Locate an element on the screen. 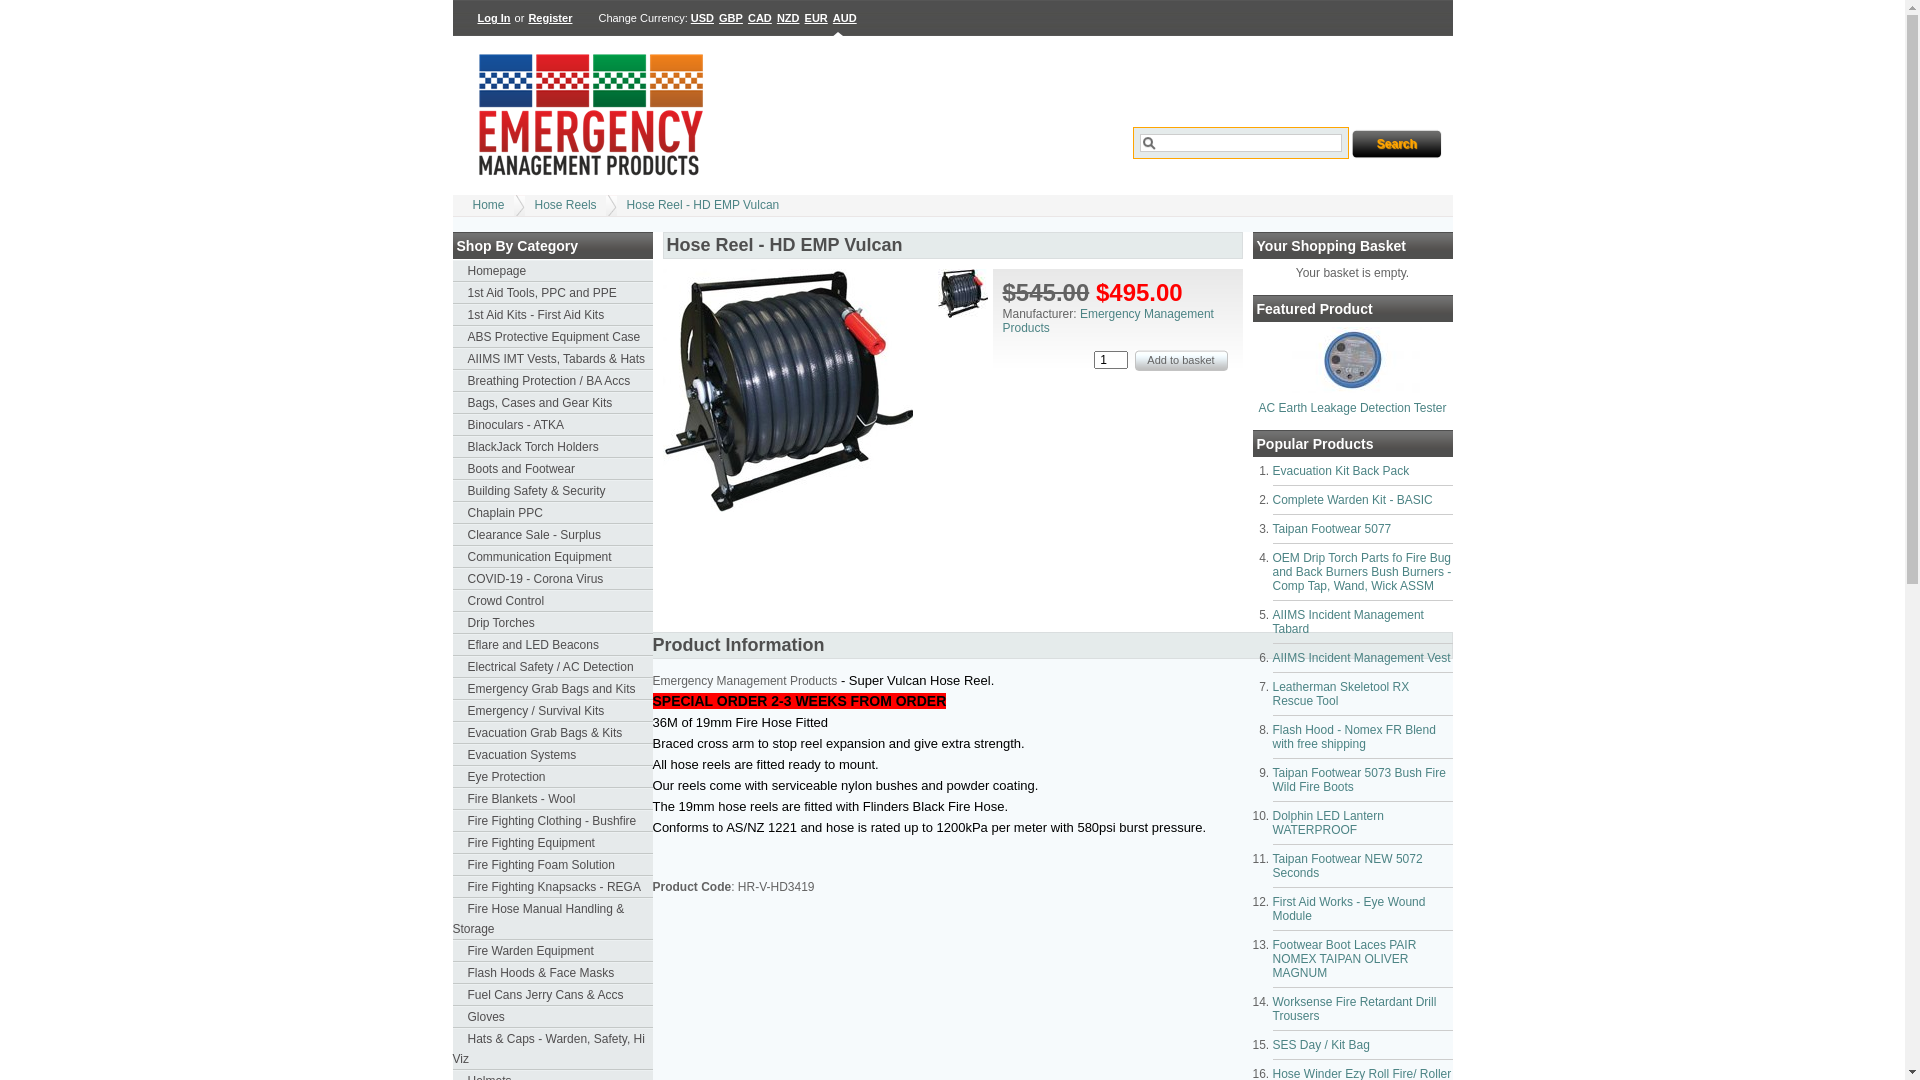 The image size is (1920, 1080). '1st Aid Tools, PPC and PPE' is located at coordinates (552, 293).